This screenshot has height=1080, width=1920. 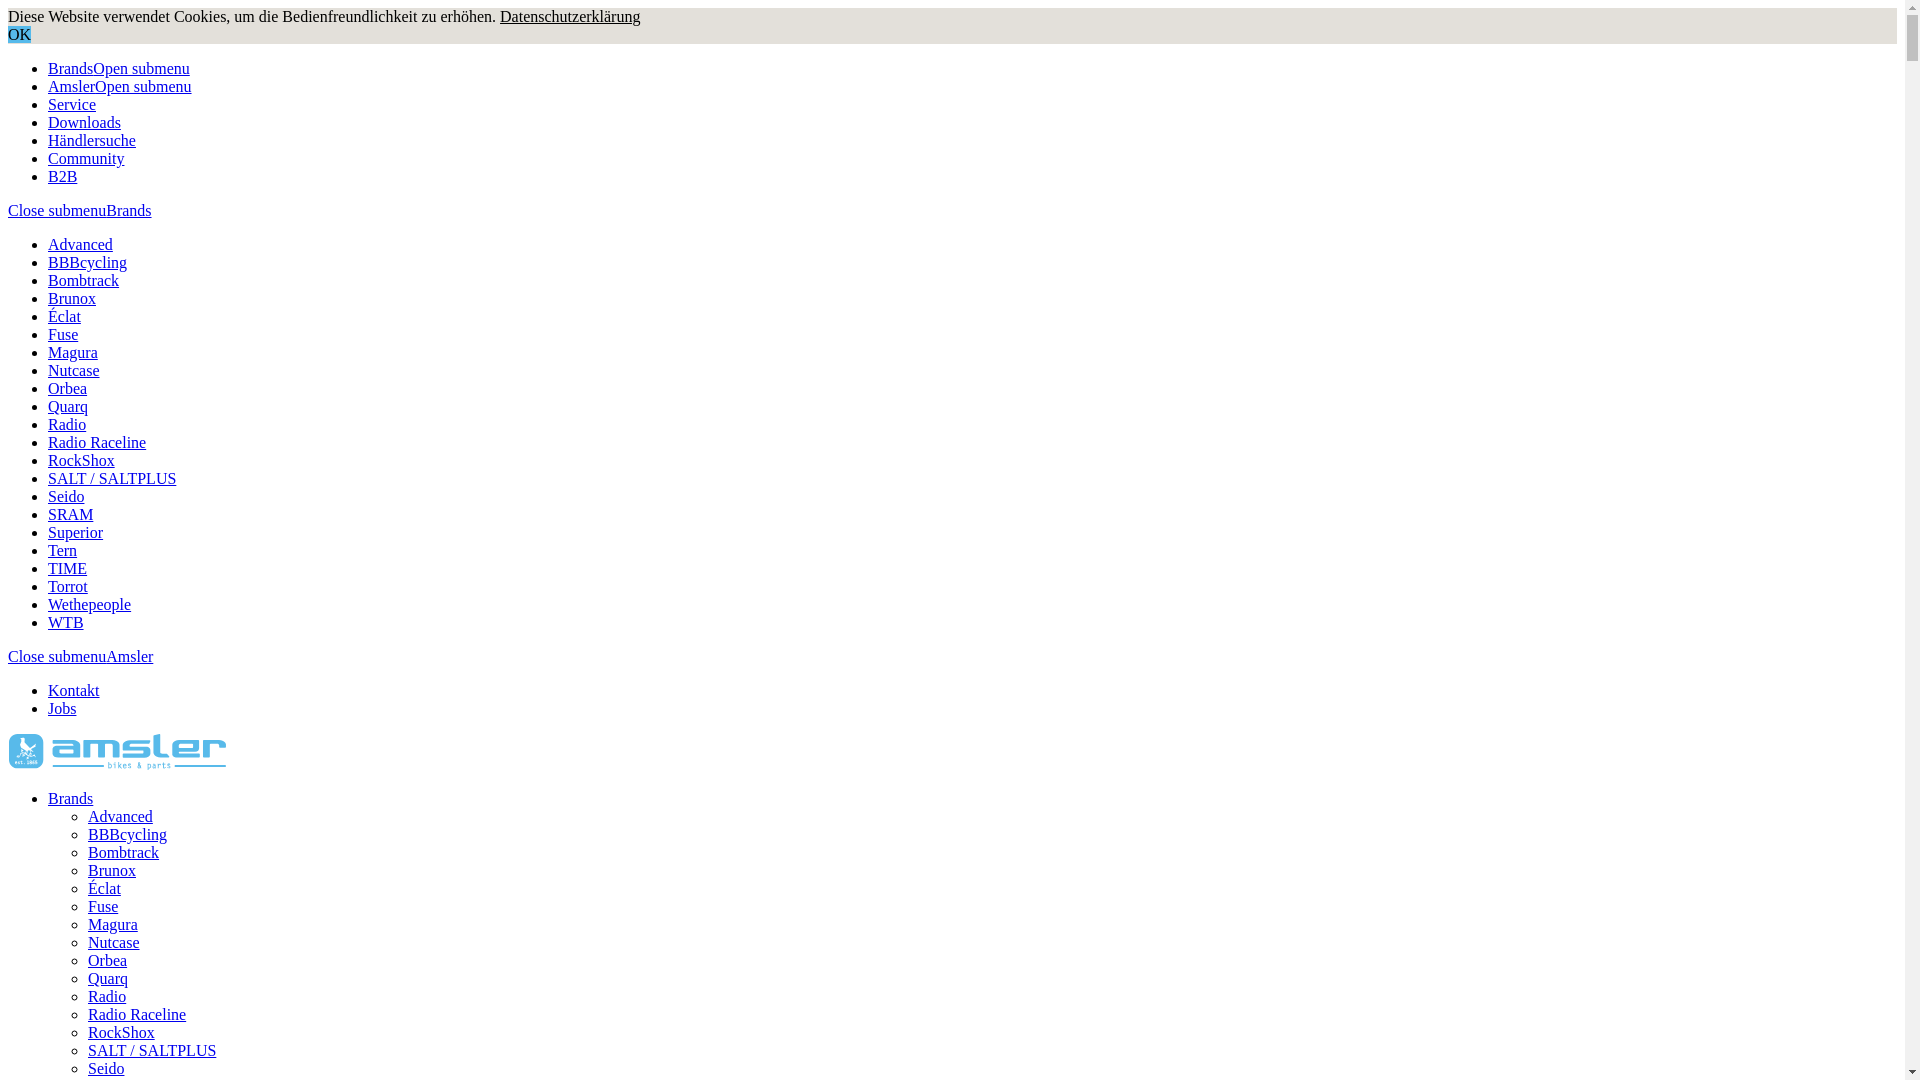 I want to click on 'SRAM', so click(x=70, y=513).